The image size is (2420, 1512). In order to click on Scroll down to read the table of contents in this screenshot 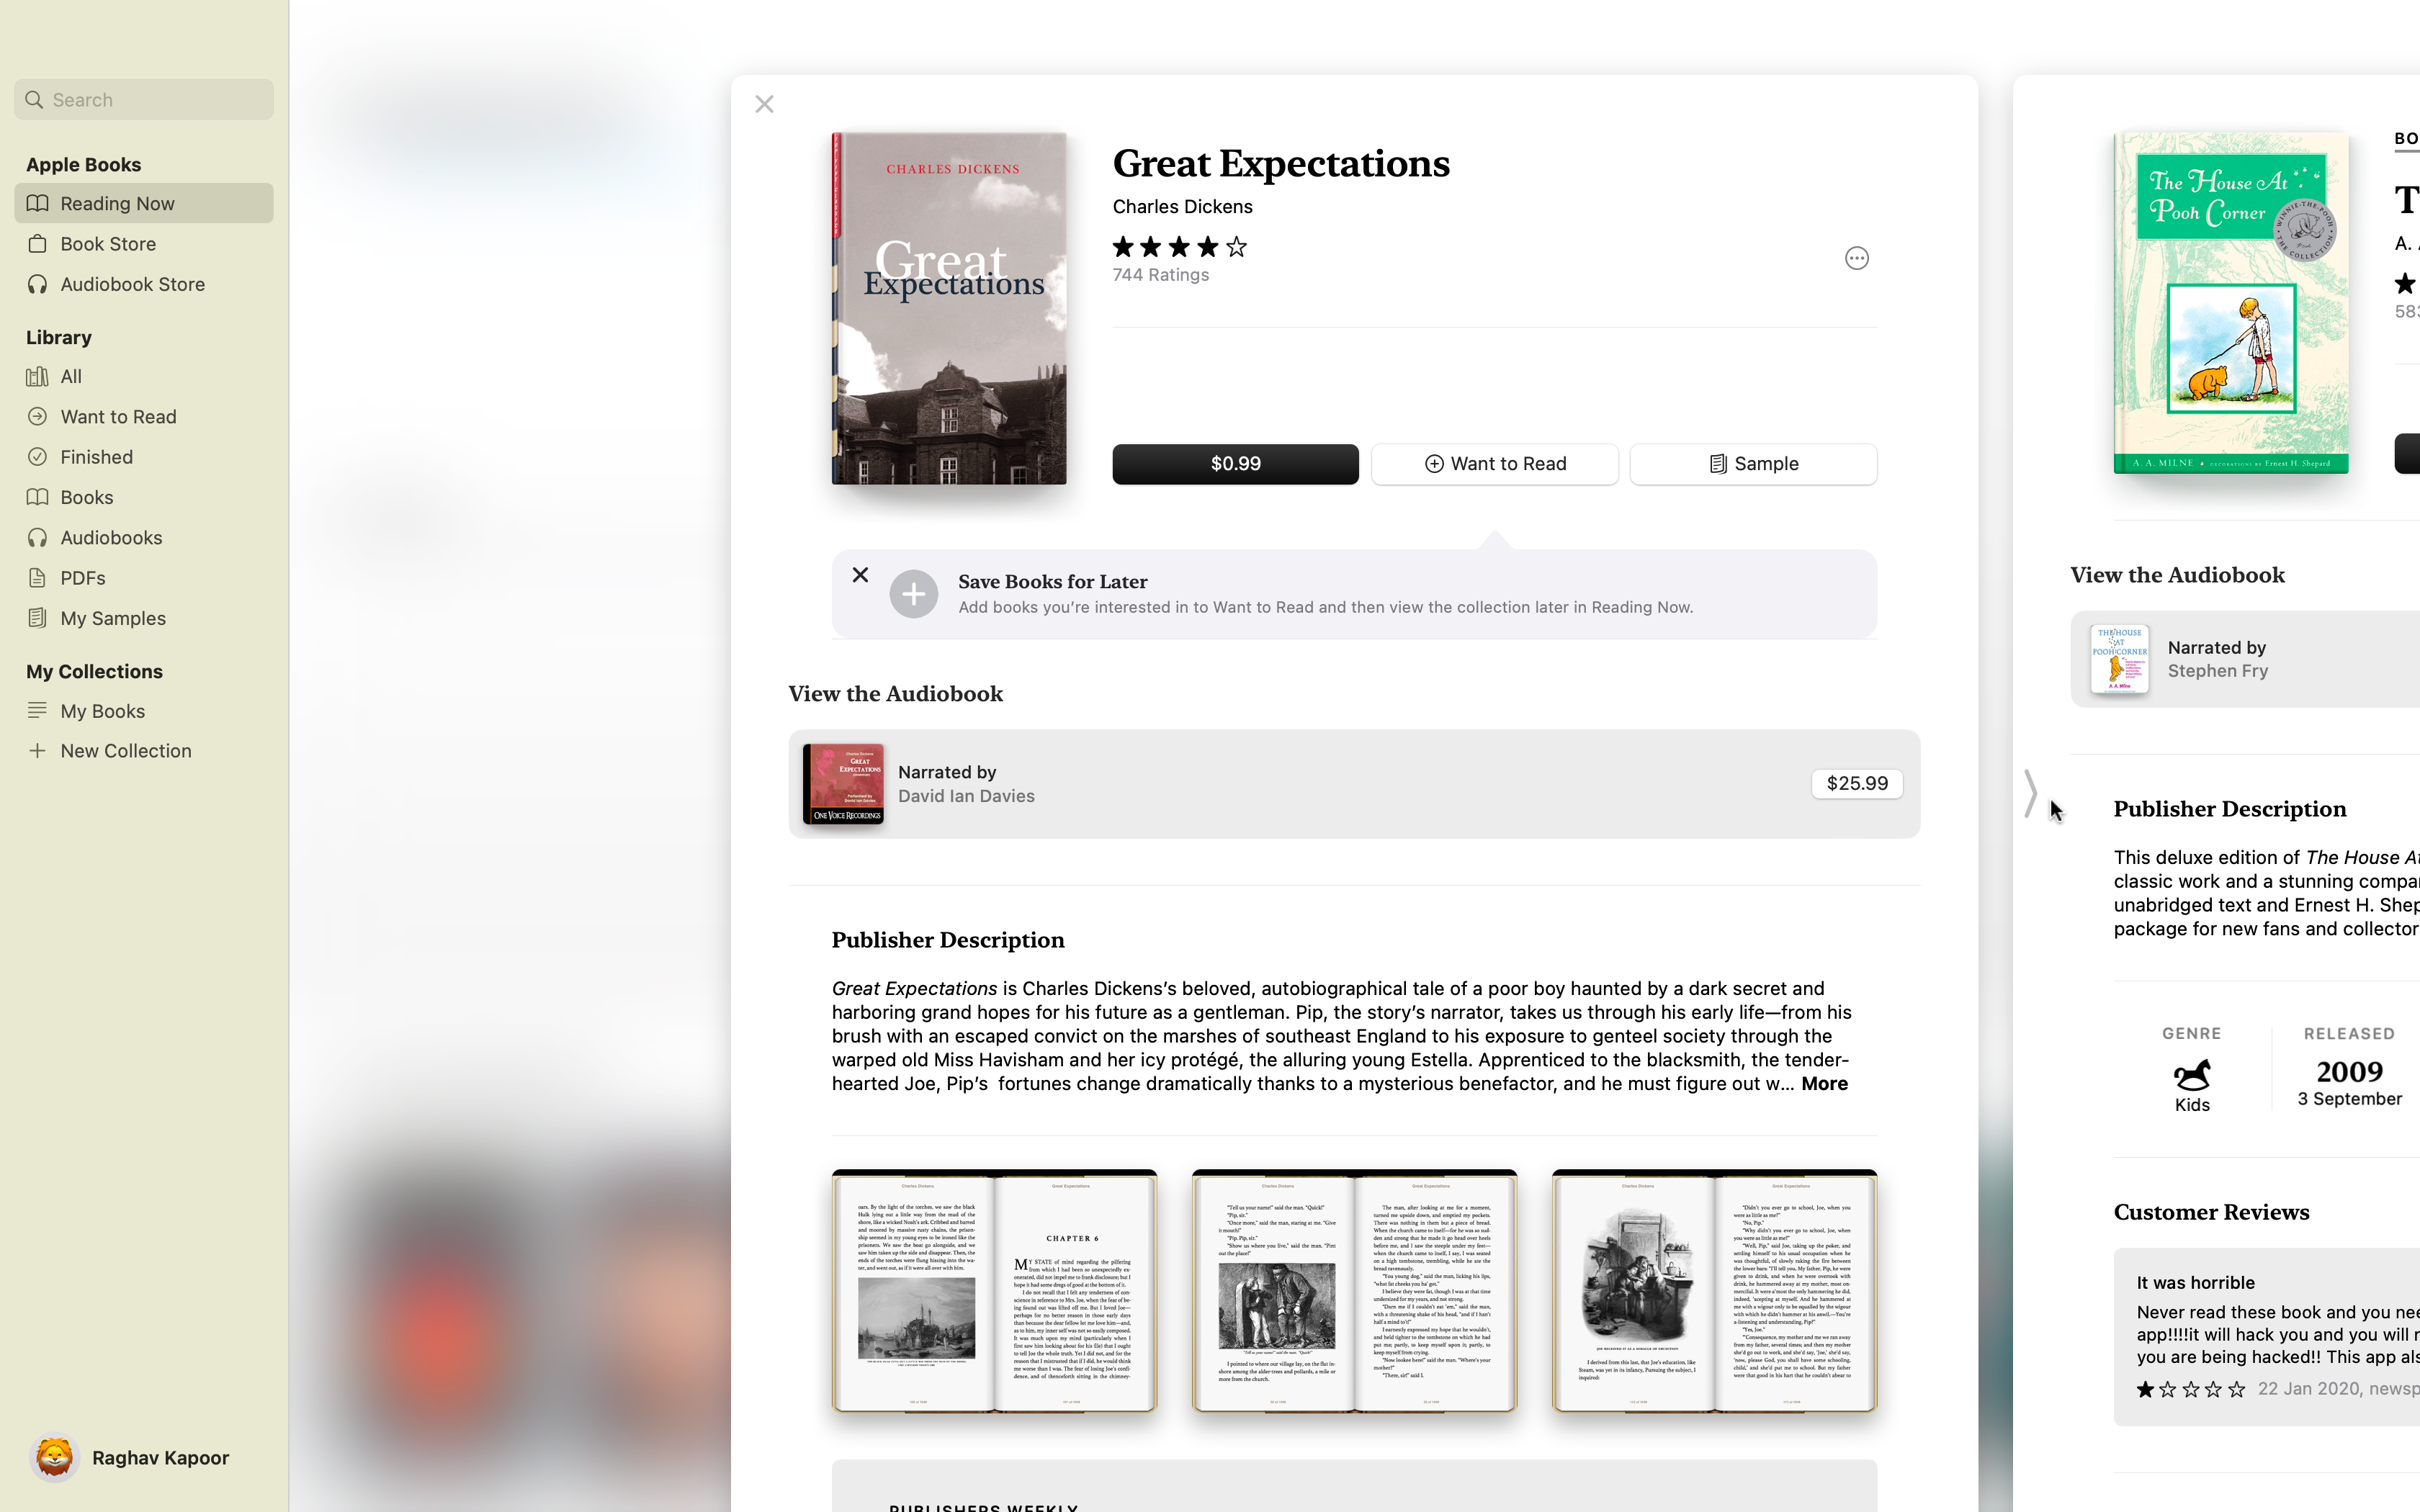, I will do `click(4549600, 1669248)`.